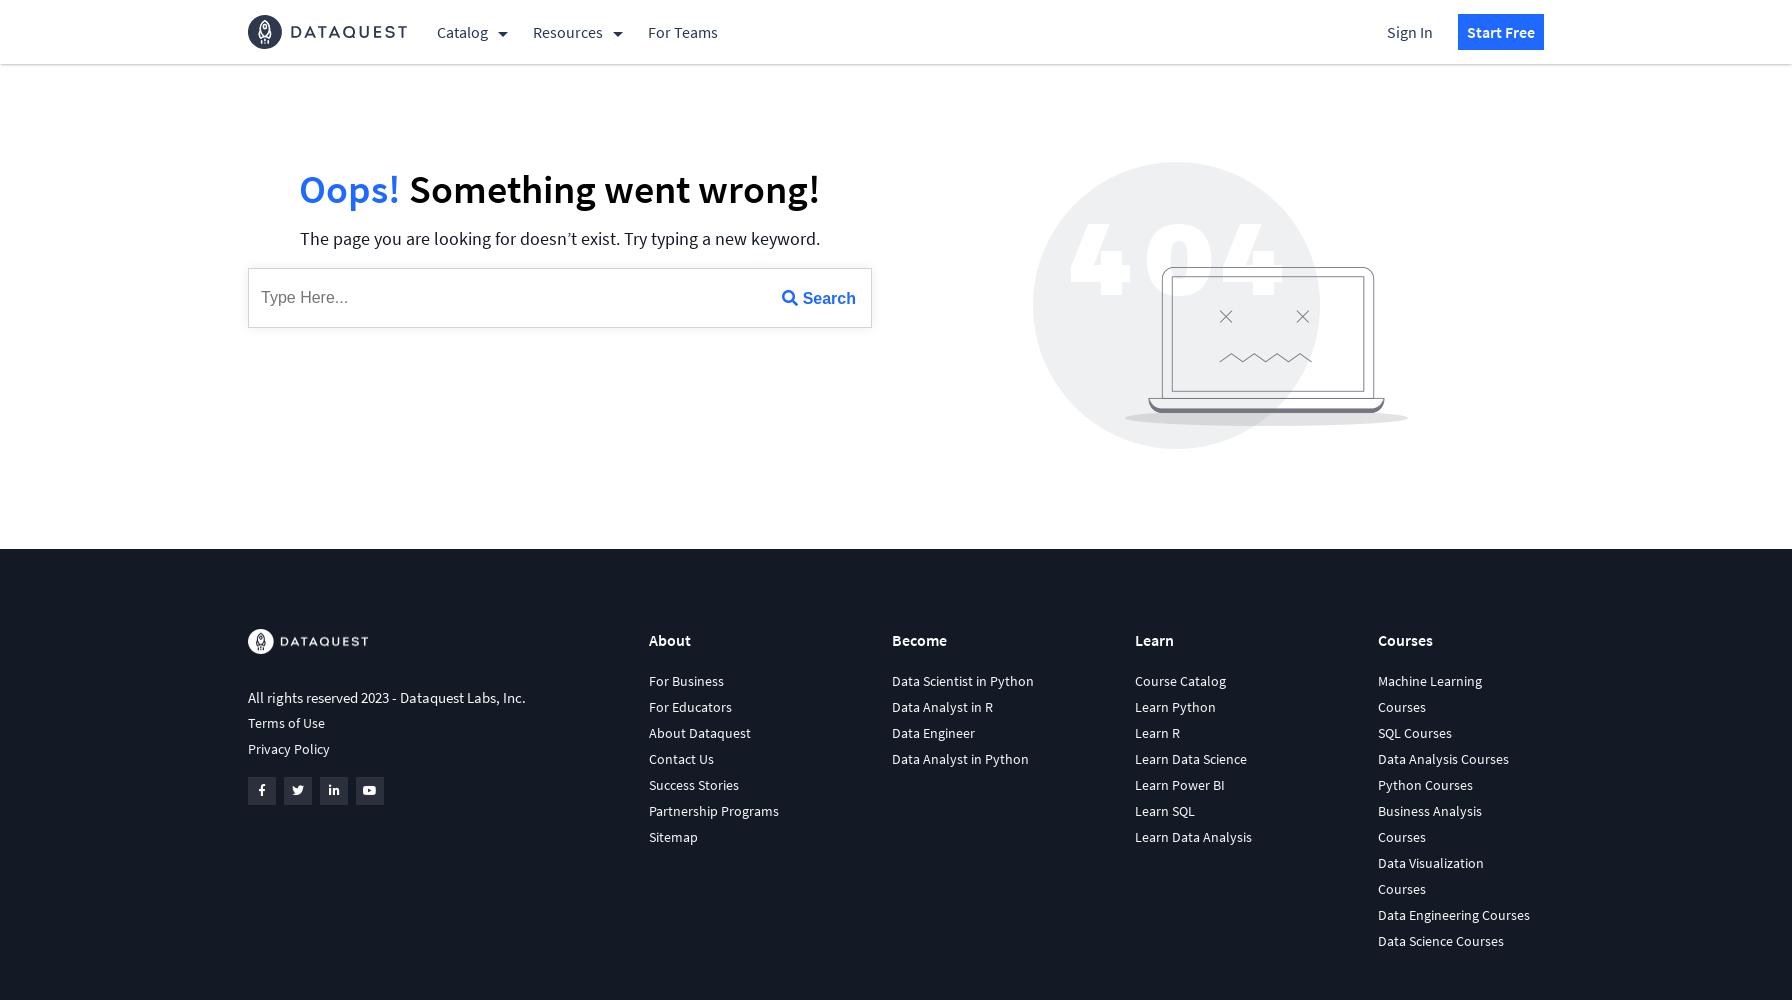 The image size is (1792, 1000). What do you see at coordinates (1153, 640) in the screenshot?
I see `'Learn'` at bounding box center [1153, 640].